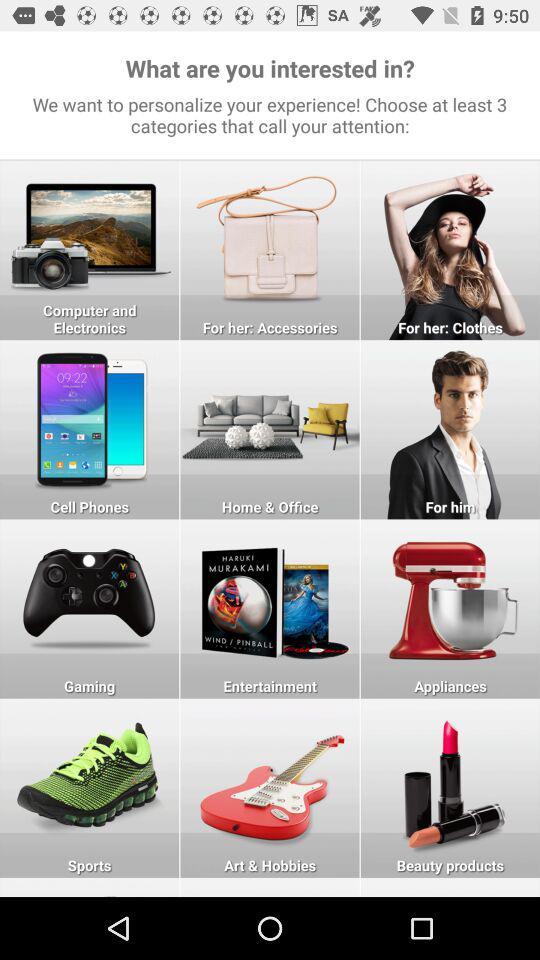  Describe the element at coordinates (450, 249) in the screenshot. I see `click on for her clothes` at that location.